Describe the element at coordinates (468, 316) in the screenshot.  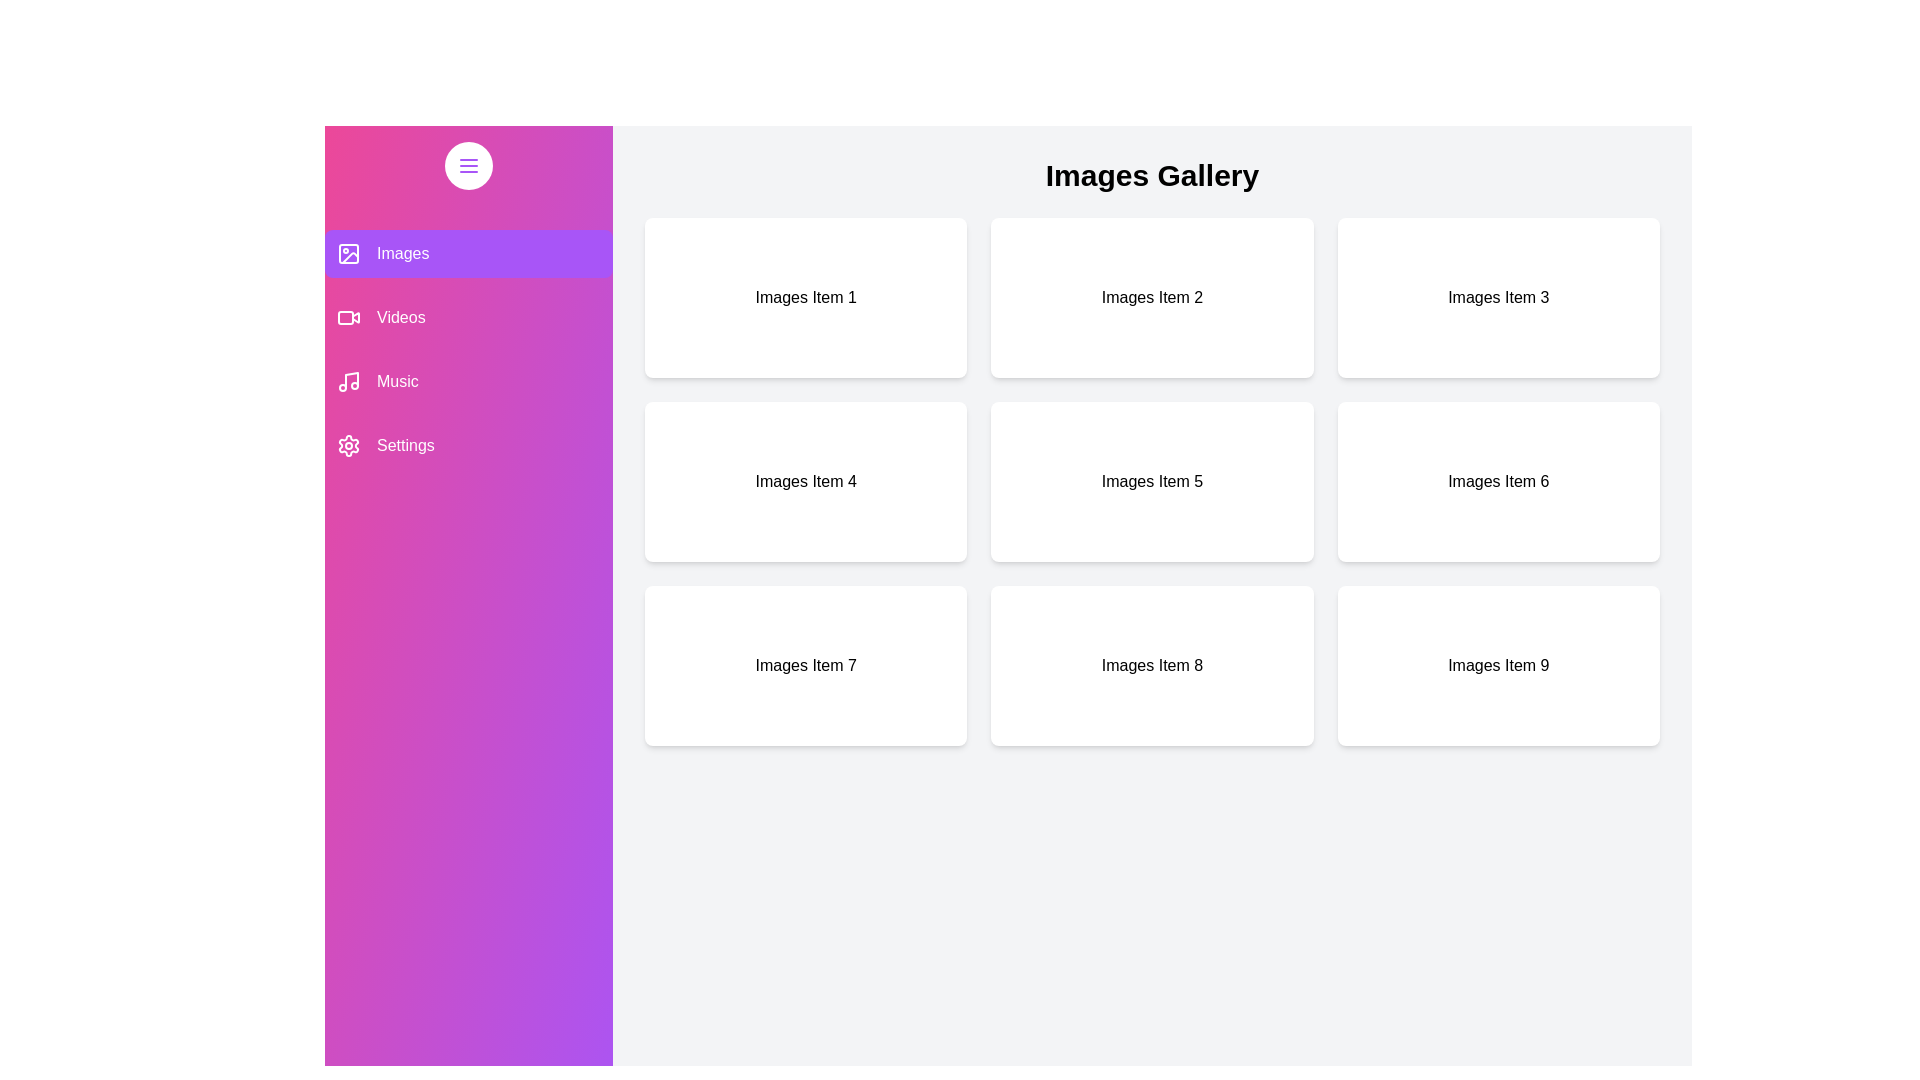
I see `the media category Videos from the sidebar` at that location.